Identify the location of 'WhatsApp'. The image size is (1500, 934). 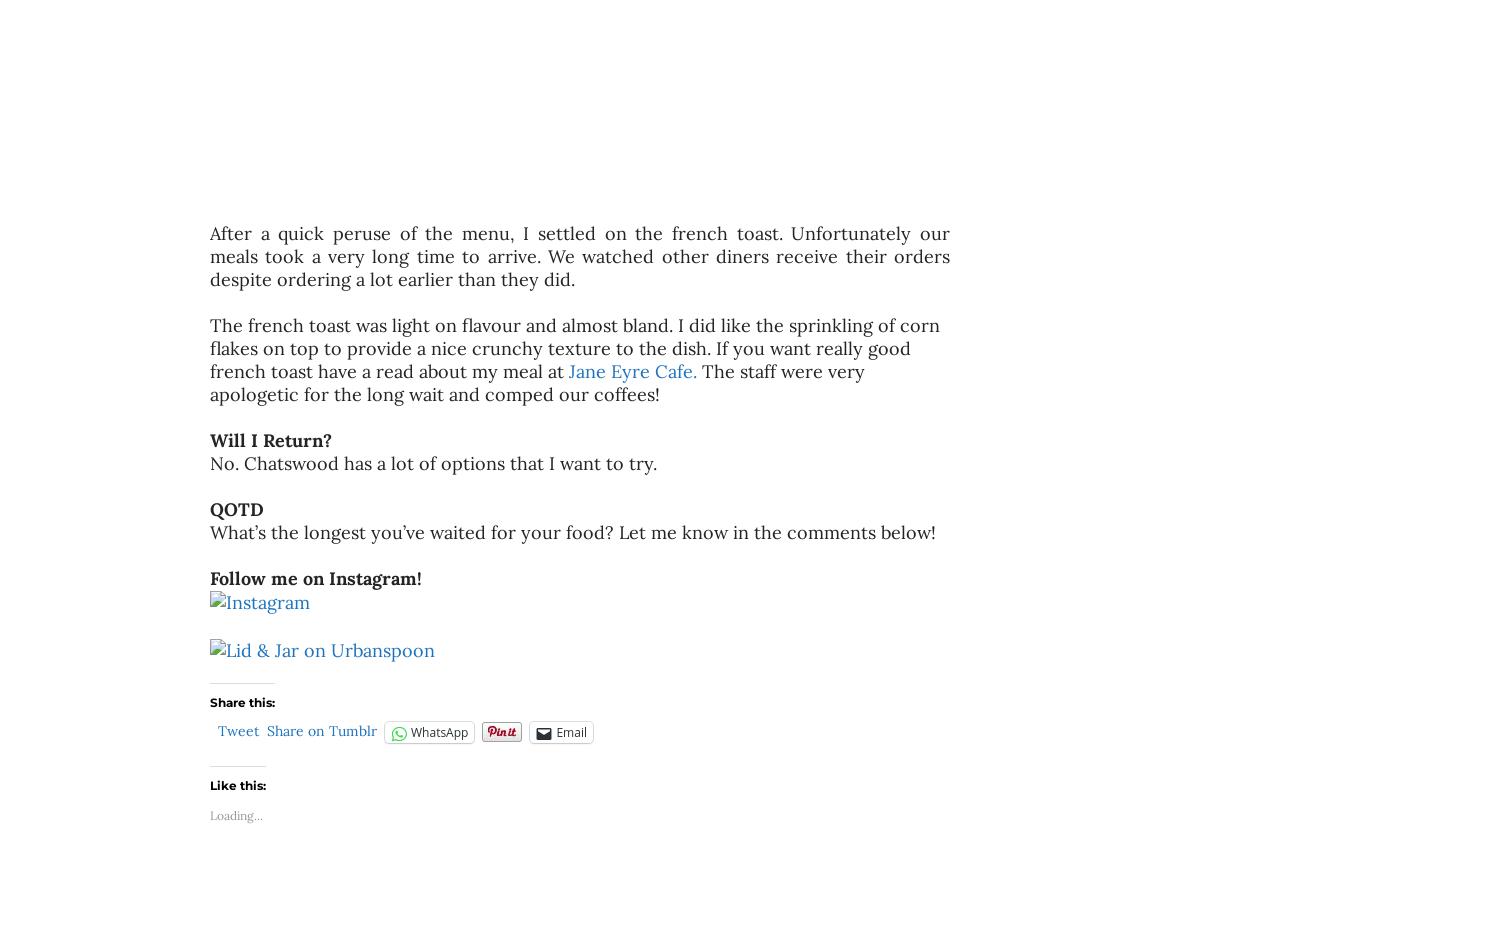
(438, 732).